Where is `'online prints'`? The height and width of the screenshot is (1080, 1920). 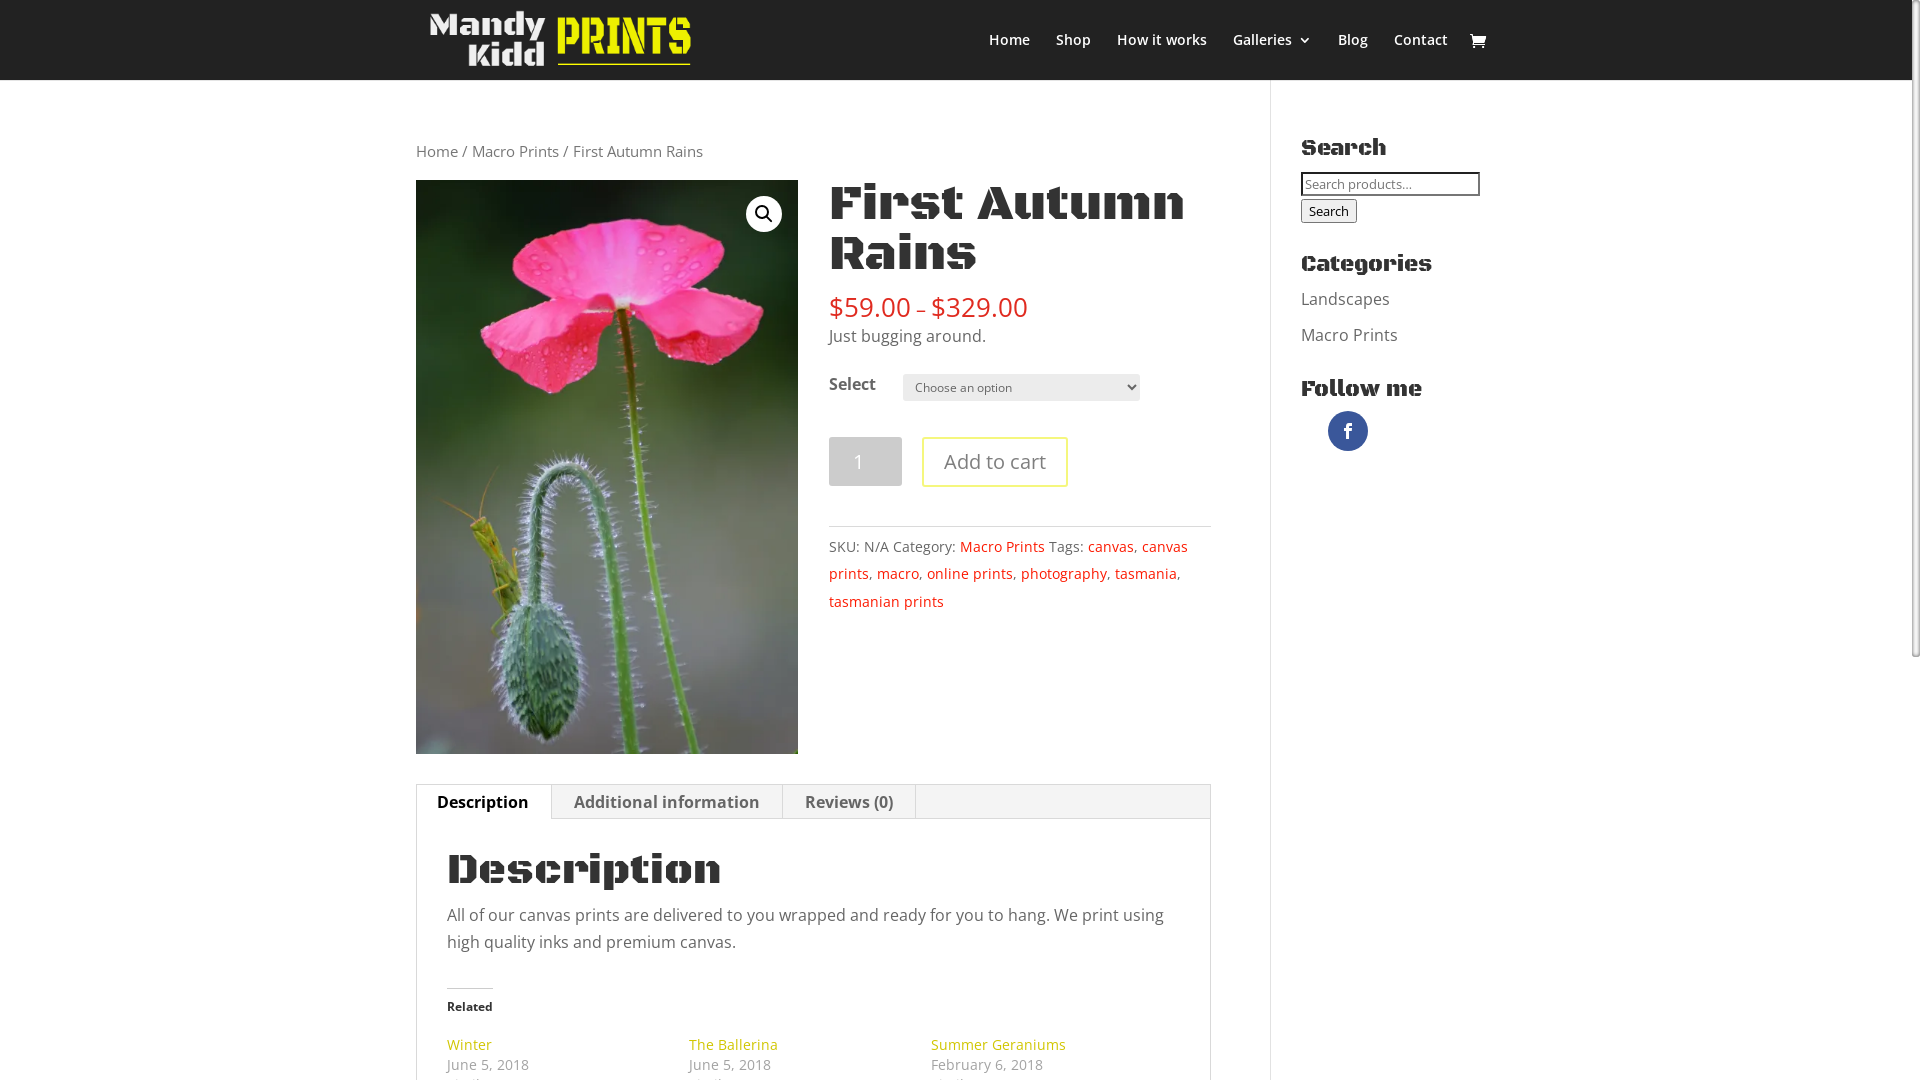 'online prints' is located at coordinates (969, 573).